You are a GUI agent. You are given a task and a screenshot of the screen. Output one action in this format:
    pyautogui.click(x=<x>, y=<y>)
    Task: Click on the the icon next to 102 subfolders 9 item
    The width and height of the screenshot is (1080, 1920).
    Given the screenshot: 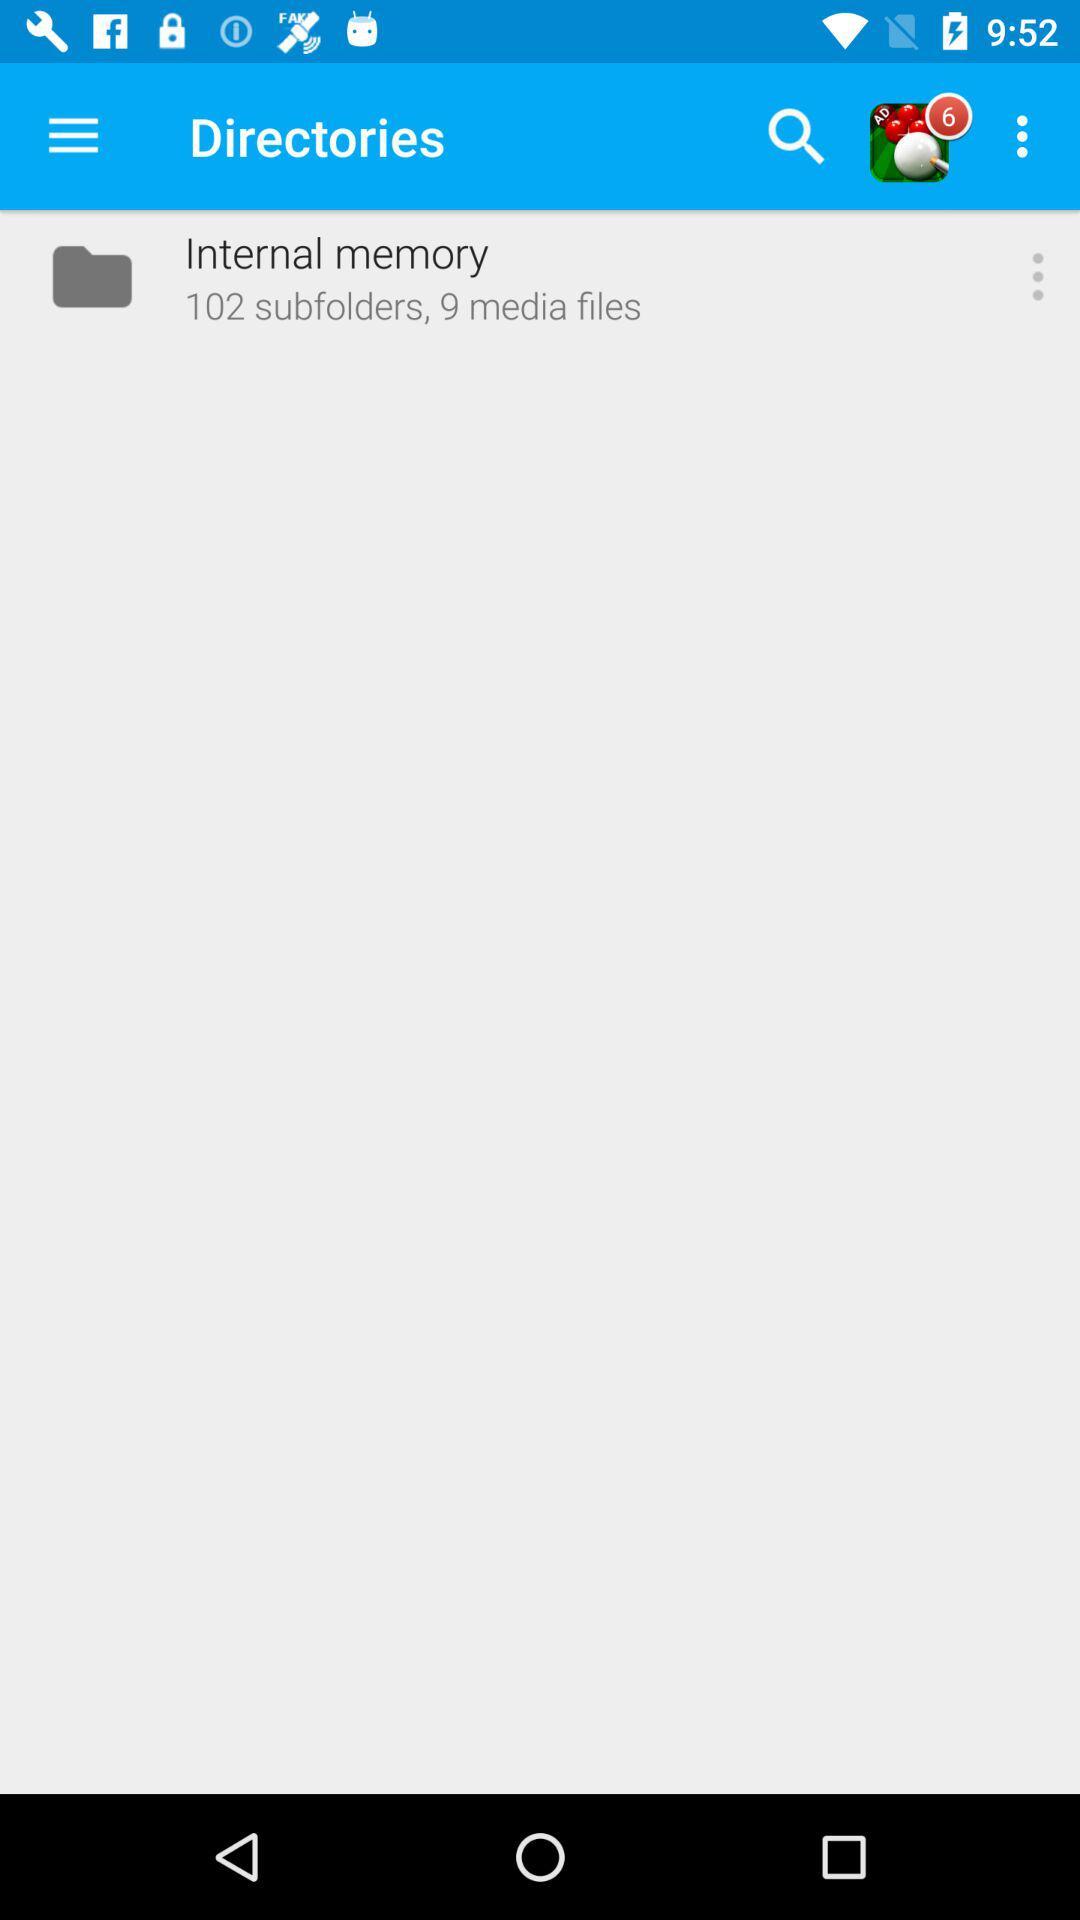 What is the action you would take?
    pyautogui.click(x=1036, y=275)
    